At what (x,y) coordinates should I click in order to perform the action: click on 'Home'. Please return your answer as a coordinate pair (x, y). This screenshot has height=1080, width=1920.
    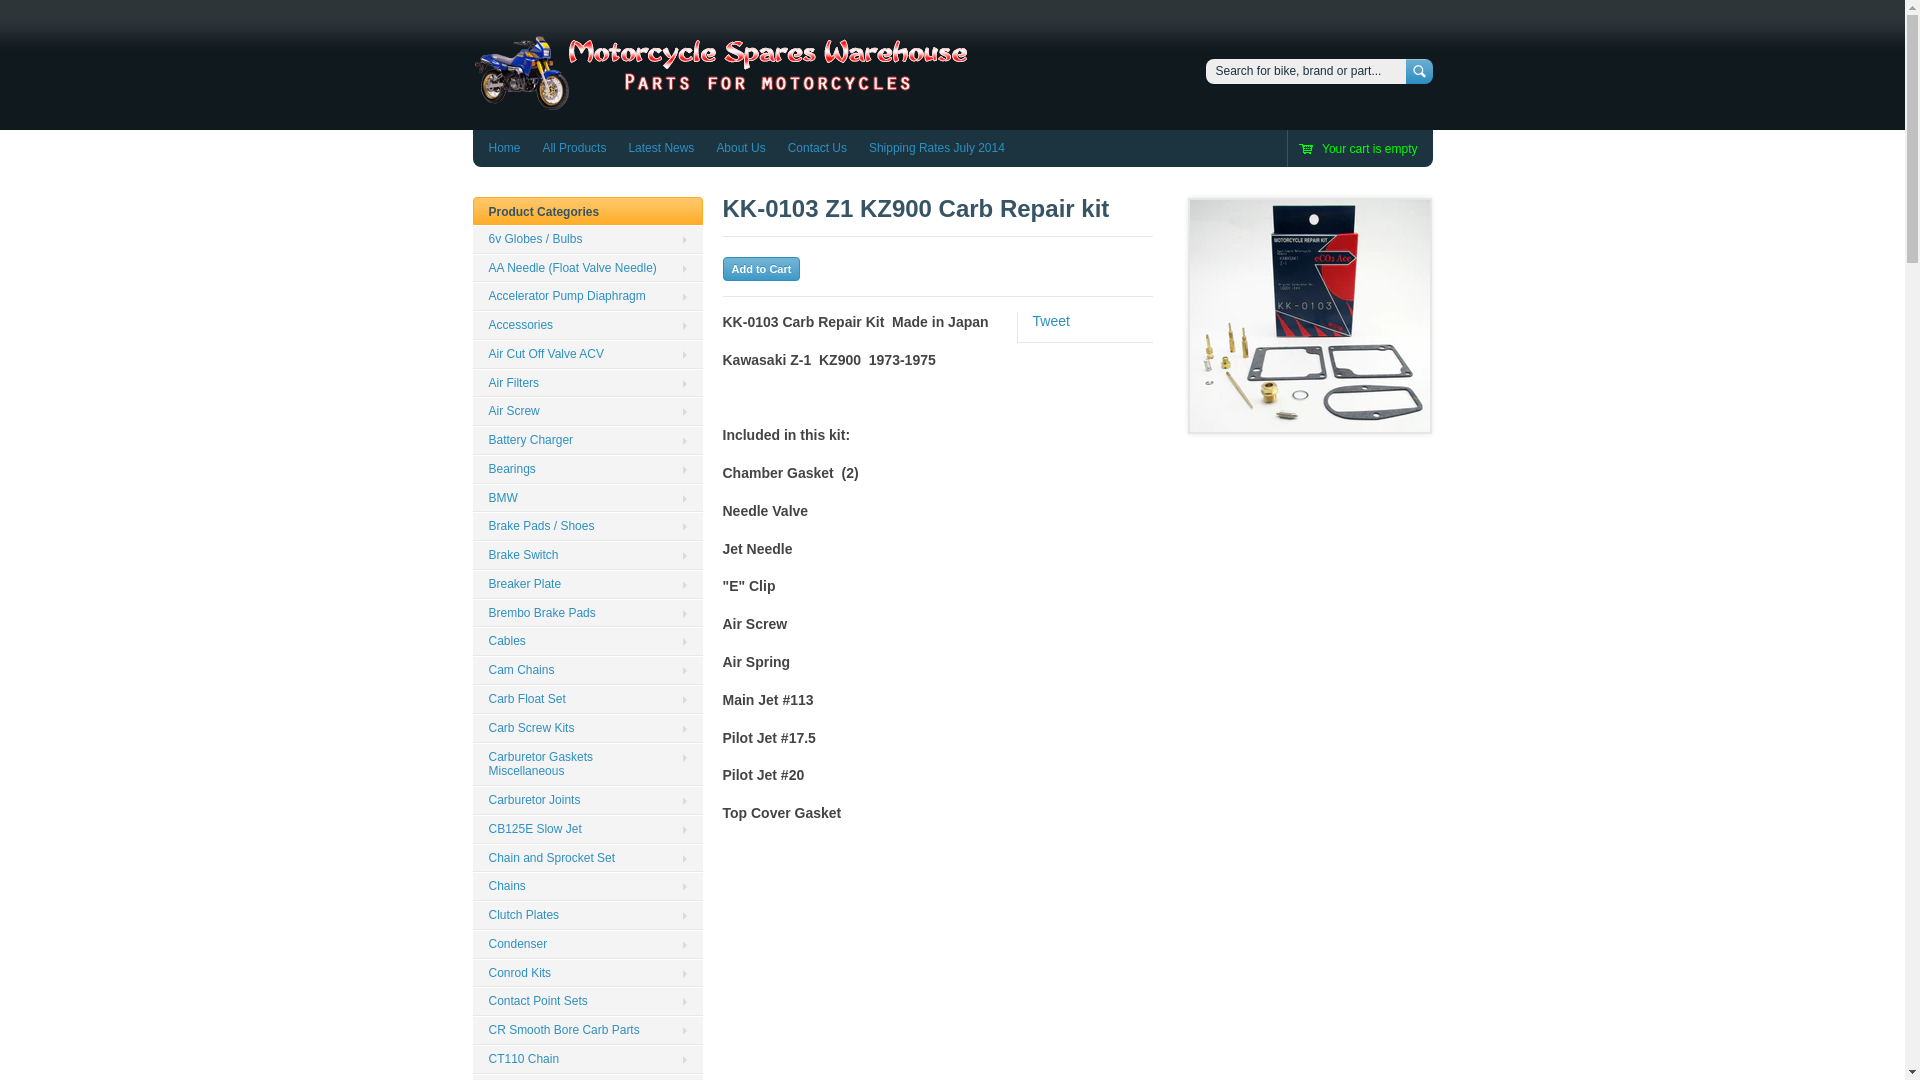
    Looking at the image, I should click on (504, 147).